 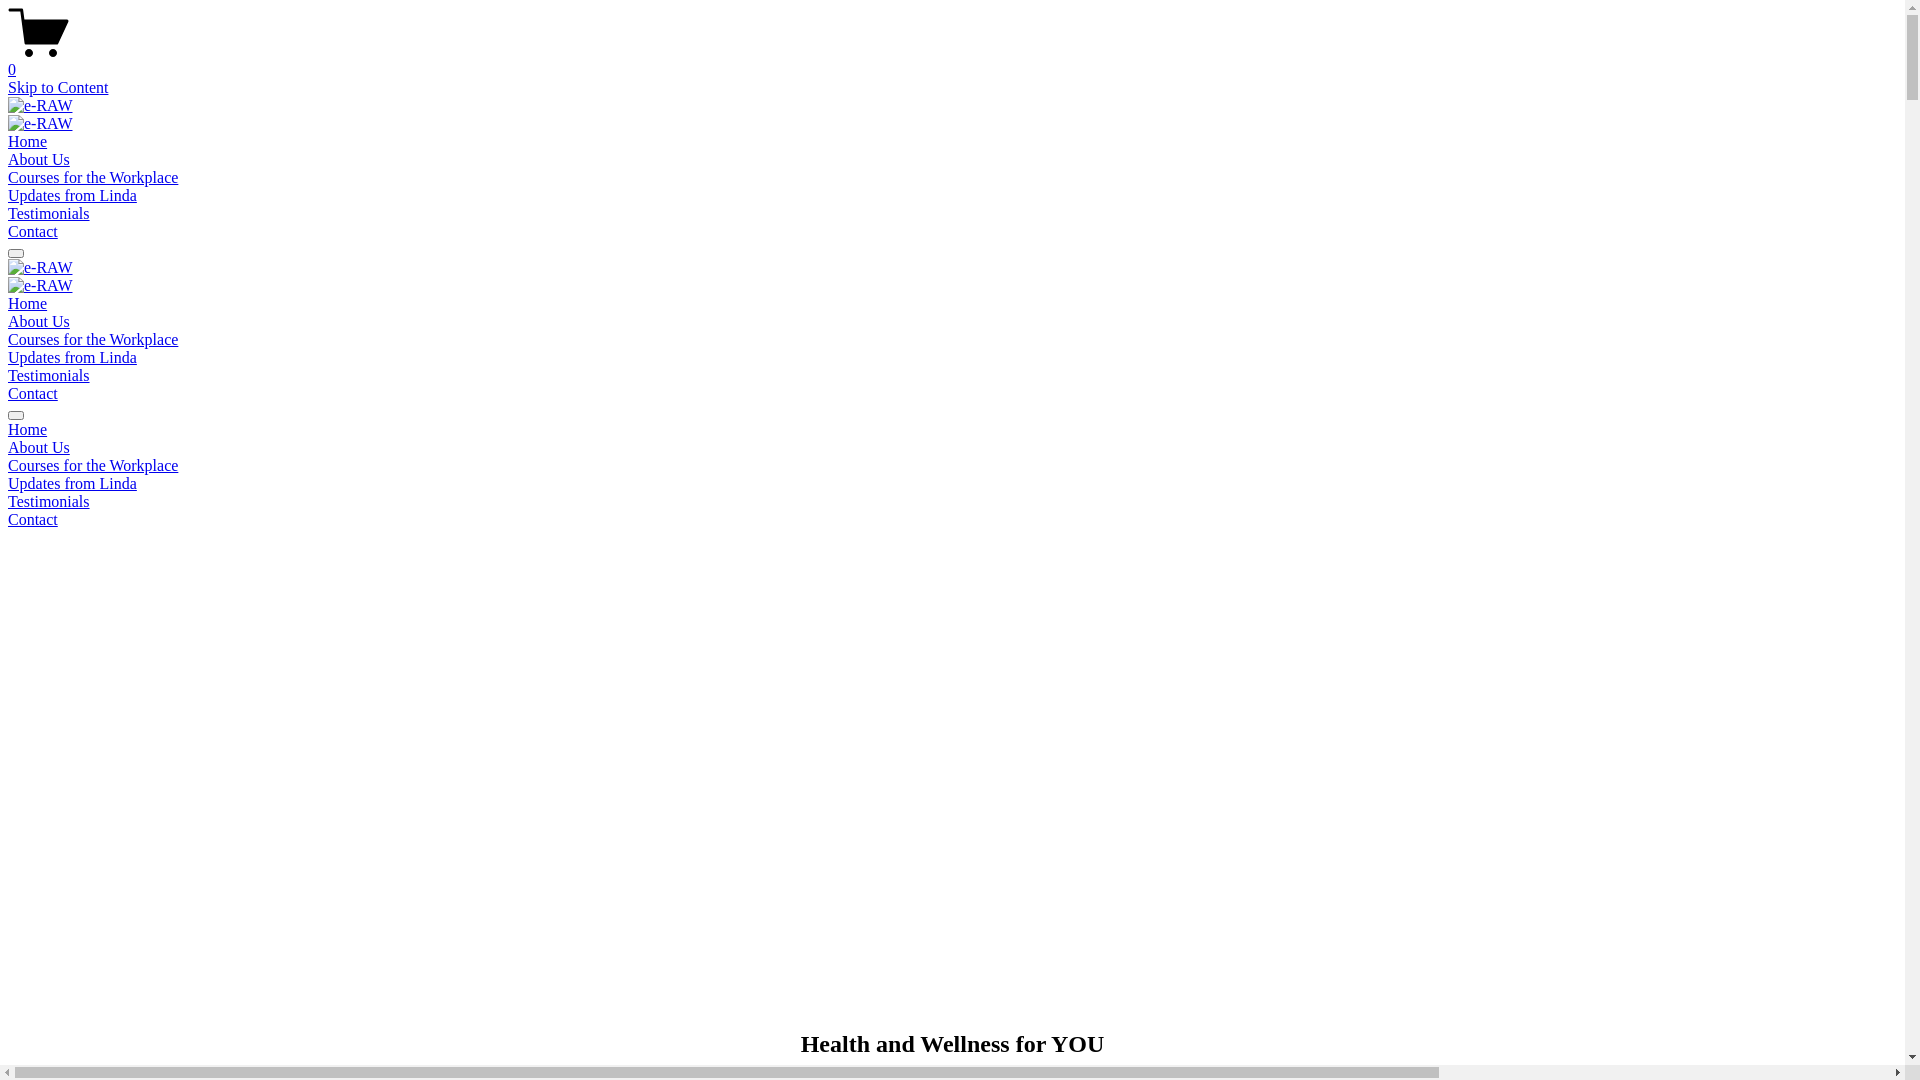 What do you see at coordinates (48, 375) in the screenshot?
I see `'Testimonials'` at bounding box center [48, 375].